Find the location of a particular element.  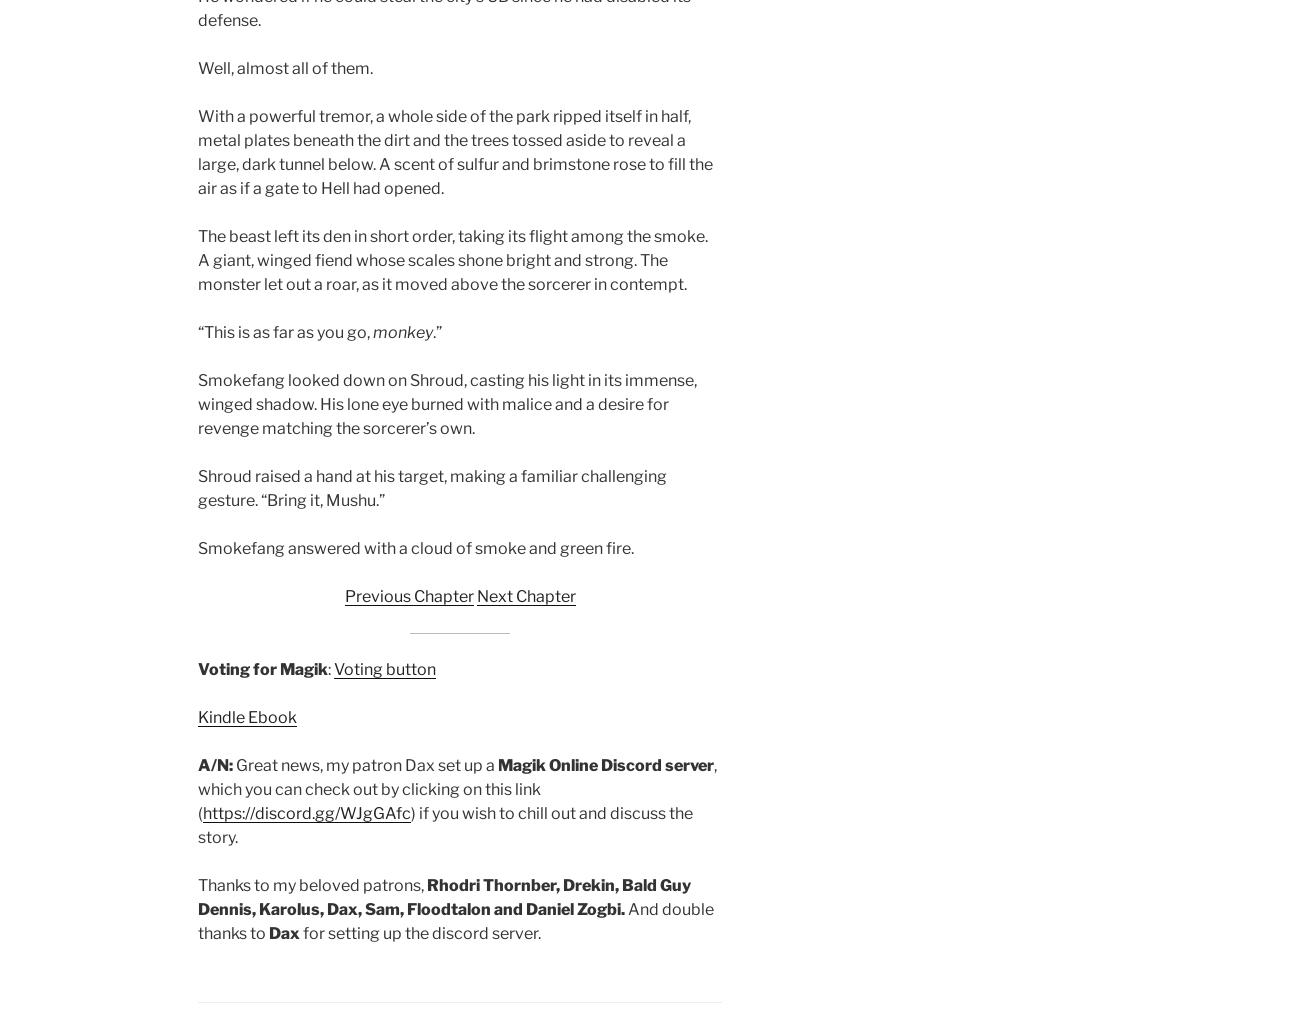

'Voting button' is located at coordinates (332, 669).